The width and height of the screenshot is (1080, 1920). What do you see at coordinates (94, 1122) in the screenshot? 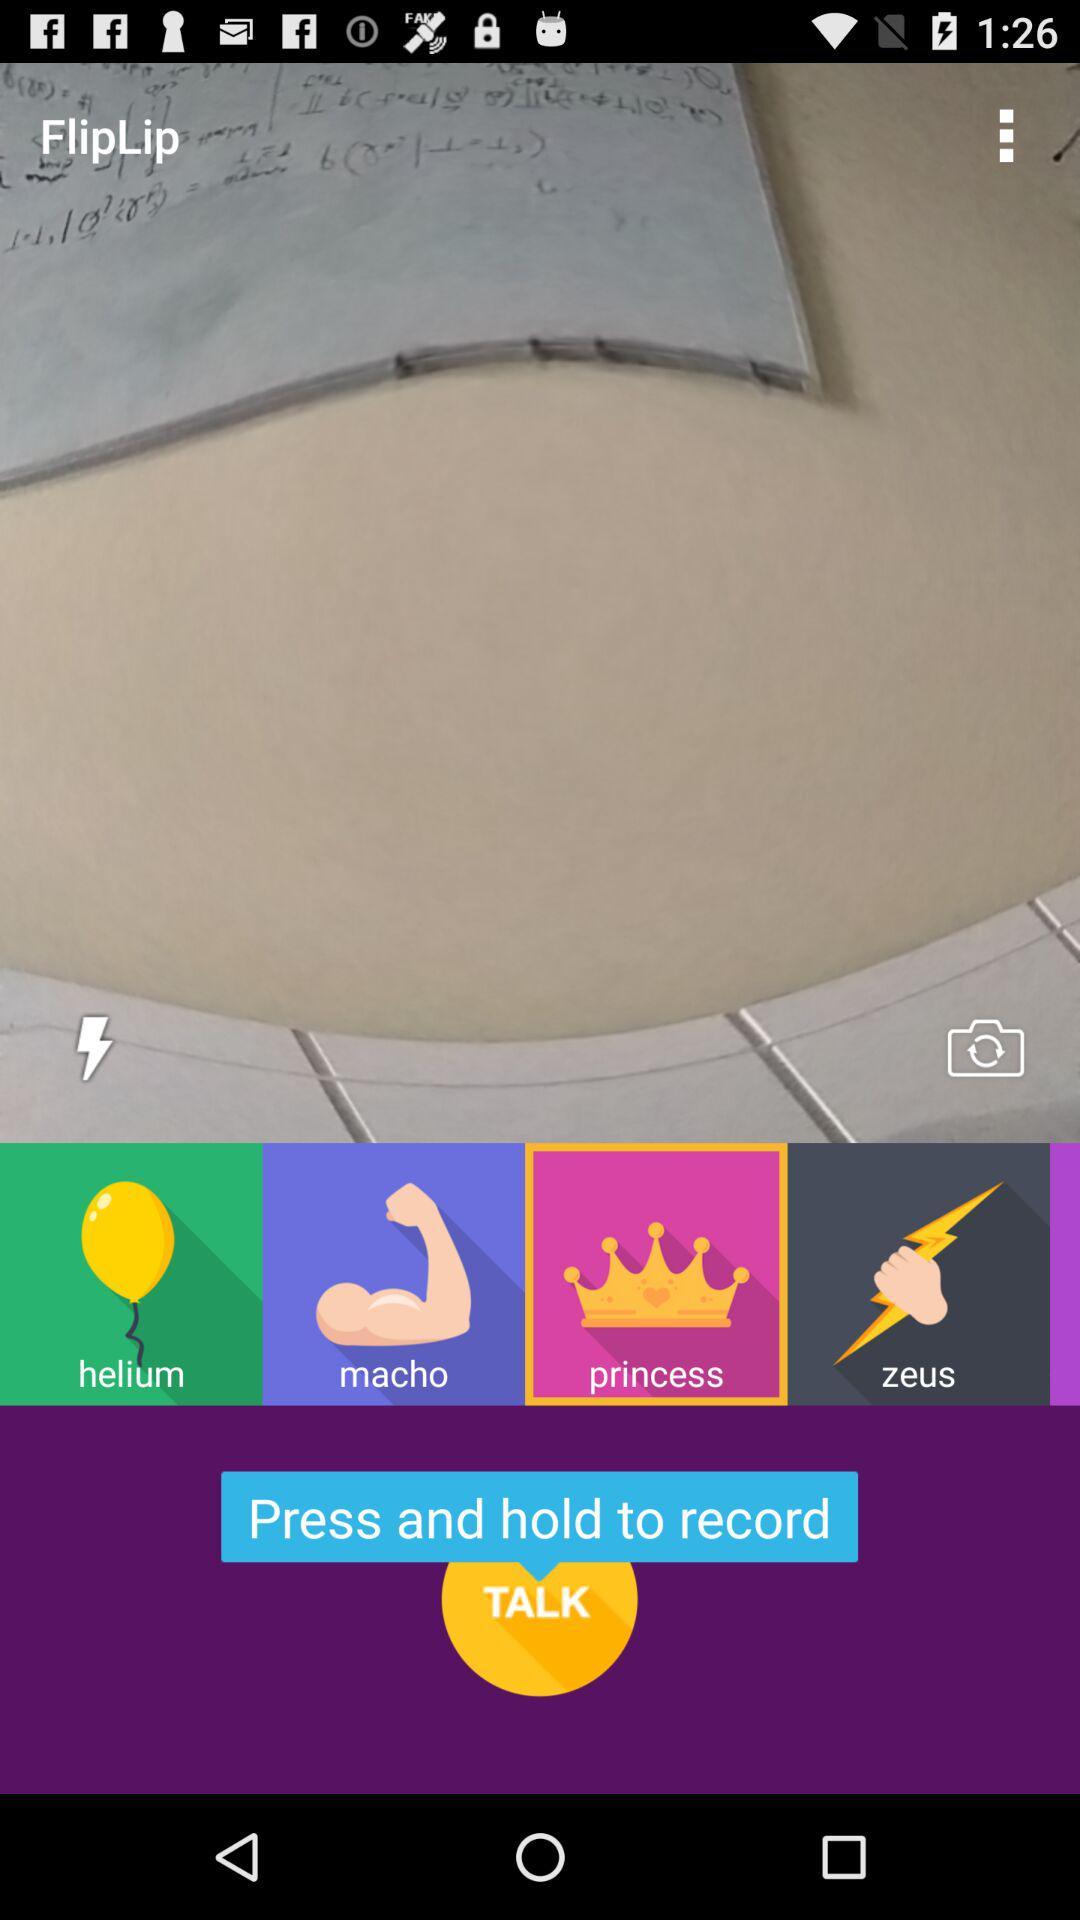
I see `the flash icon` at bounding box center [94, 1122].